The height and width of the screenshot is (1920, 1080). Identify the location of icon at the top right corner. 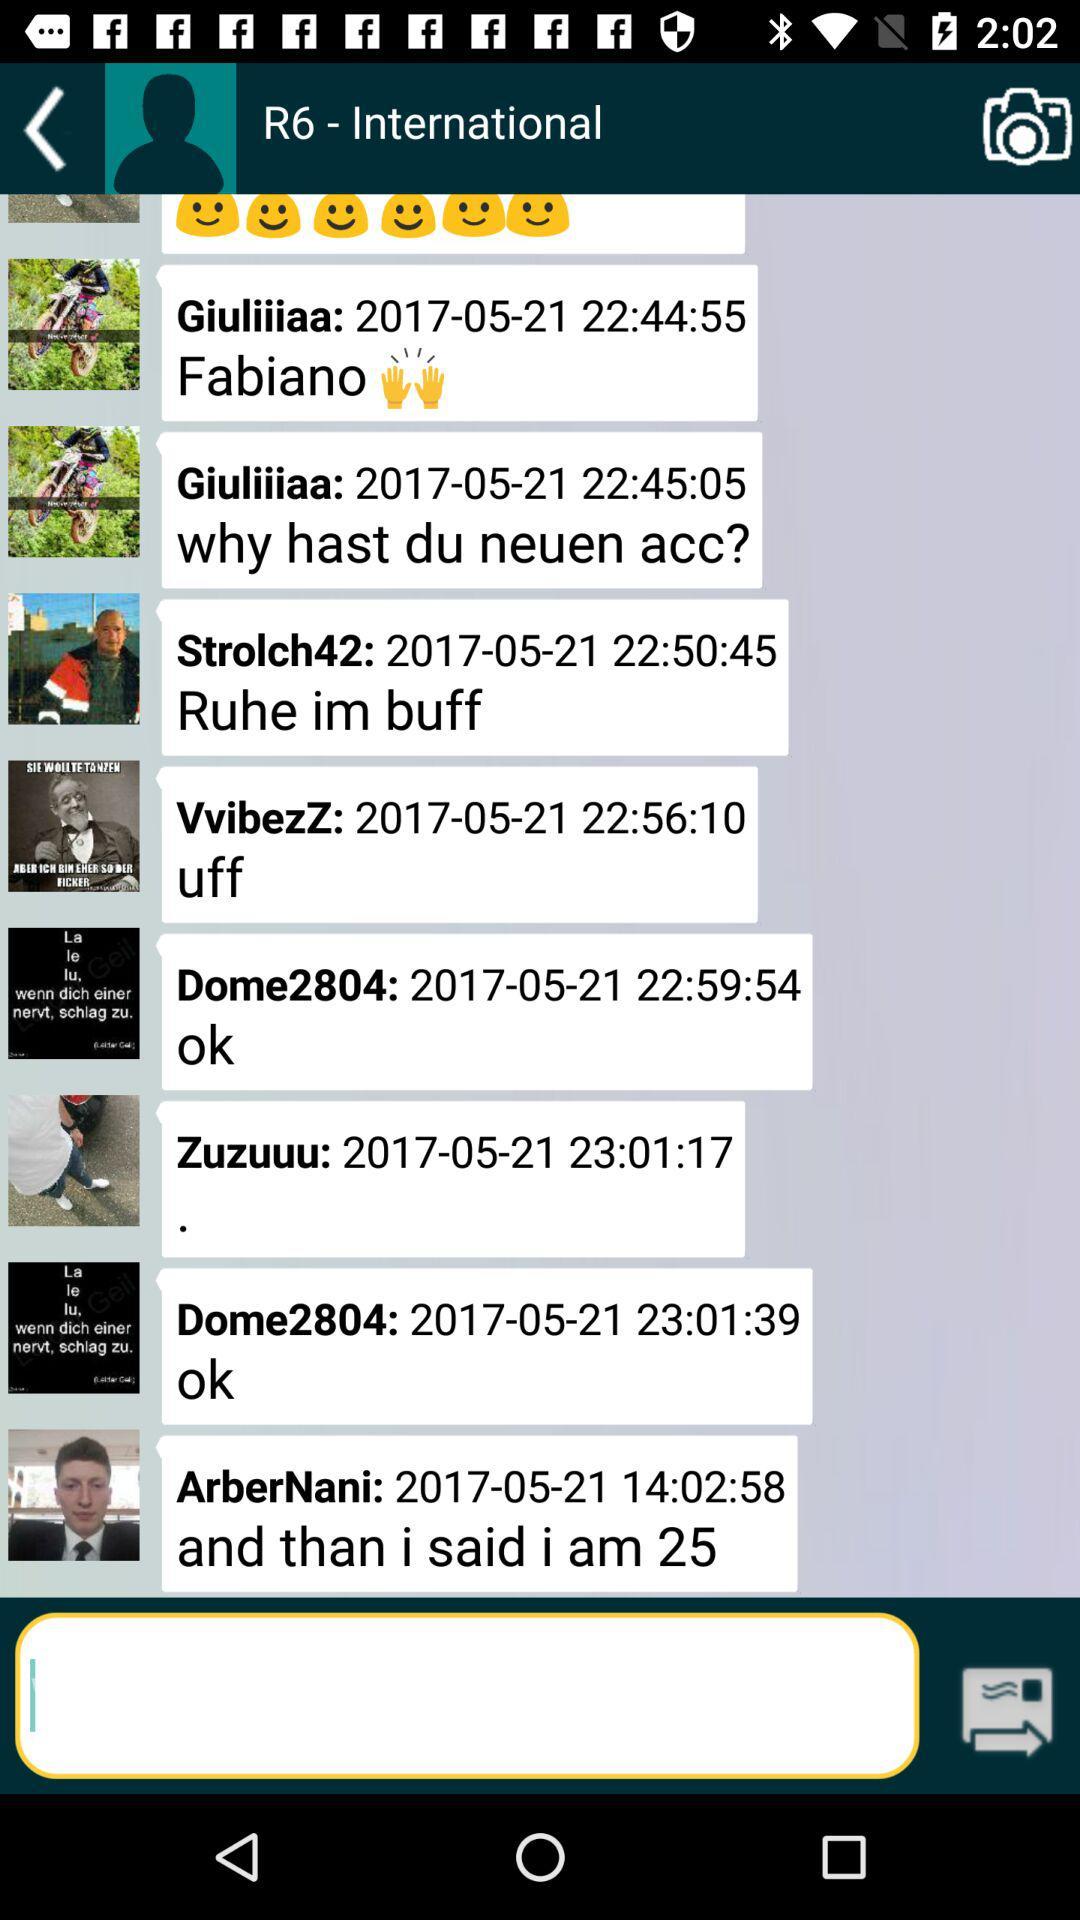
(1027, 128).